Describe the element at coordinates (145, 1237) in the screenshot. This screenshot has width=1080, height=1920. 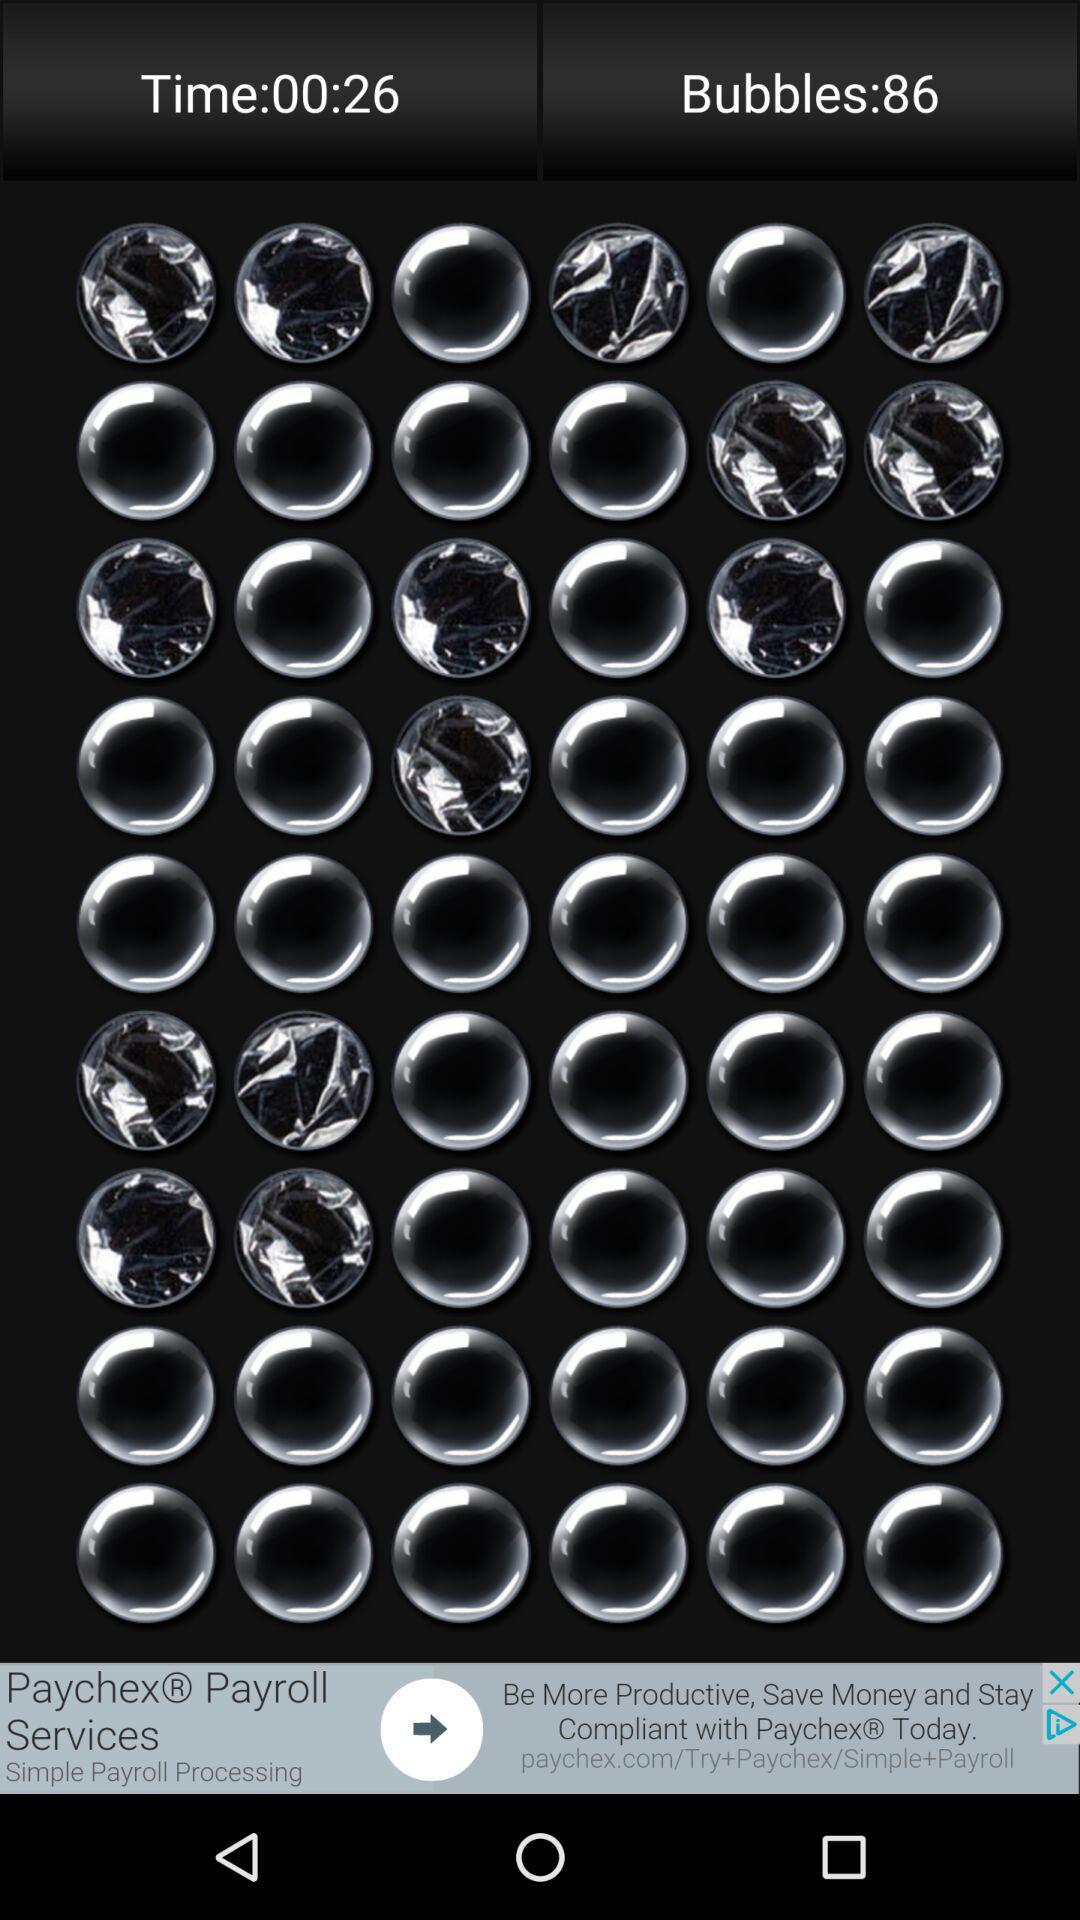
I see `burst bubble` at that location.